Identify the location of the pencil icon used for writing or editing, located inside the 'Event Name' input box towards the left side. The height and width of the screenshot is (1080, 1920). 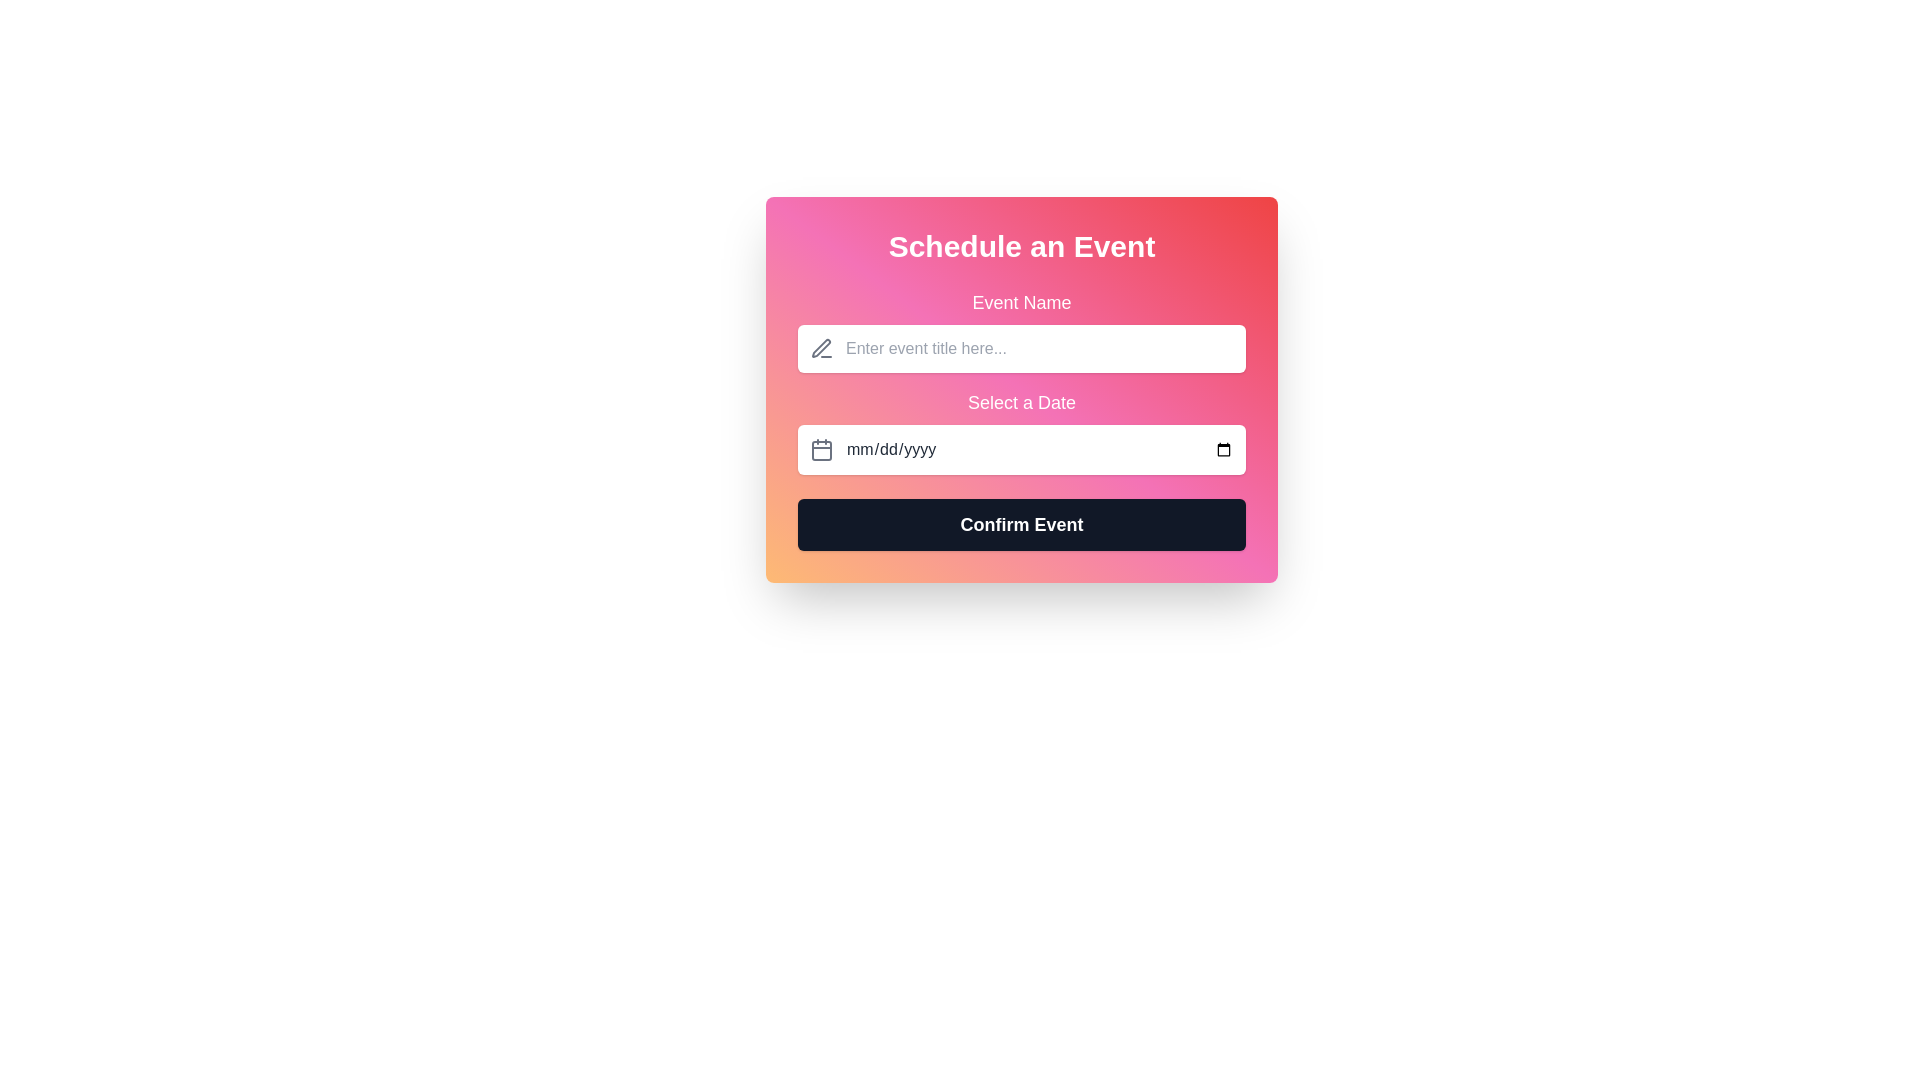
(821, 347).